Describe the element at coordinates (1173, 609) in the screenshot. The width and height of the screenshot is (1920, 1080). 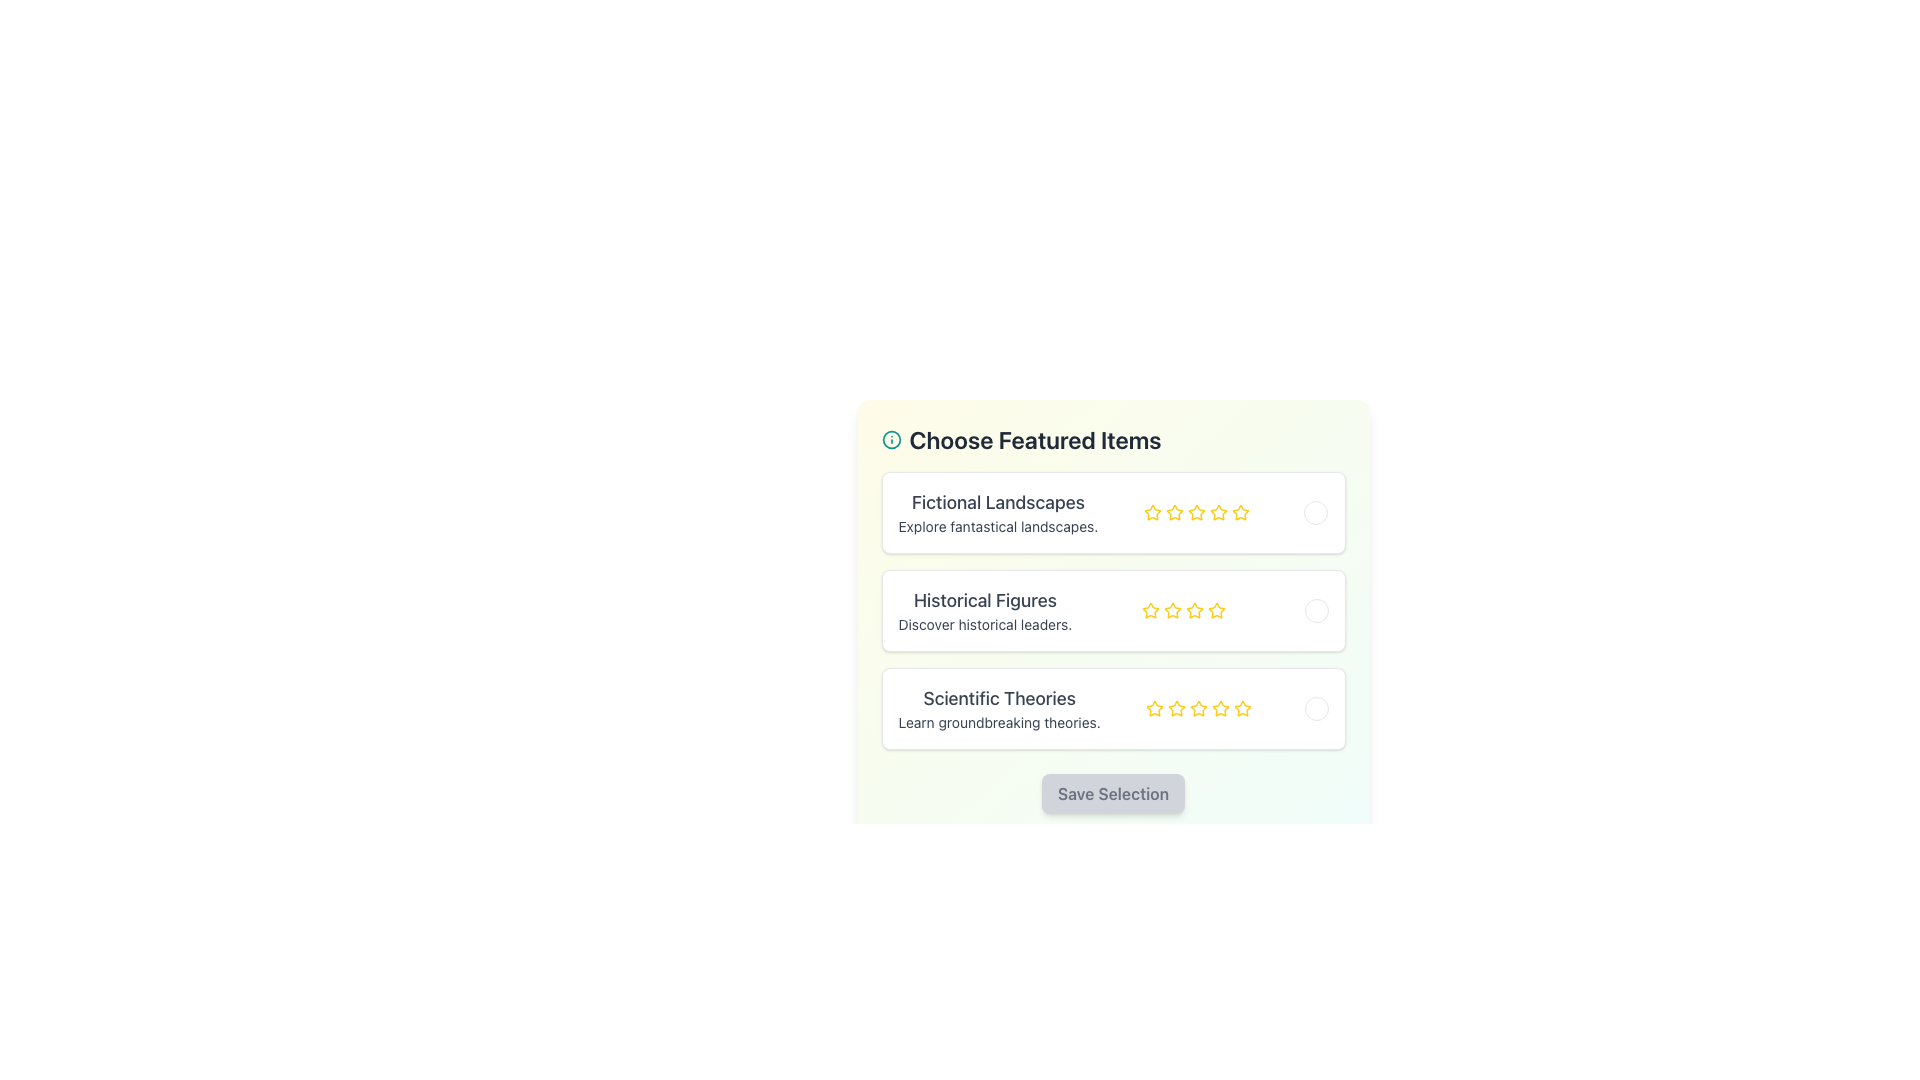
I see `the second yellow star in the 'Historical Figures' rating row` at that location.